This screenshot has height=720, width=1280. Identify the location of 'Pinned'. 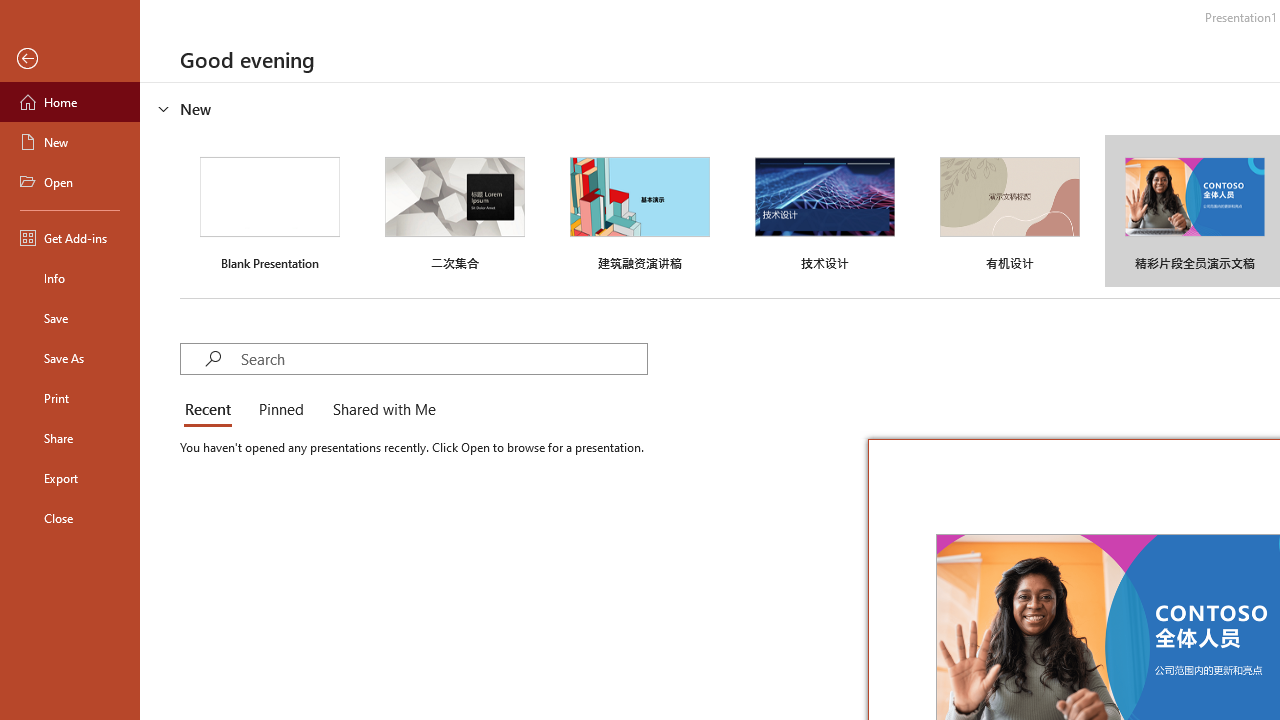
(279, 410).